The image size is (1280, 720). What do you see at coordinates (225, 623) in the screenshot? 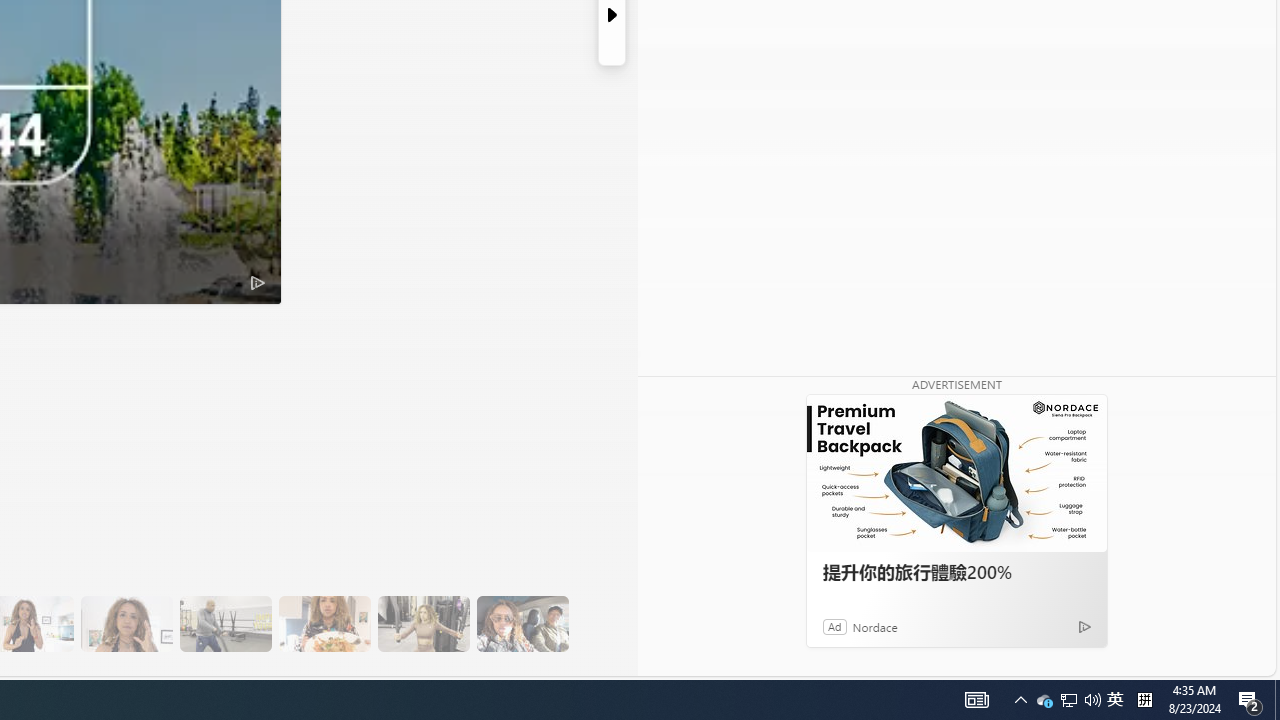
I see `'13 Her Husband Does Group Cardio Classs'` at bounding box center [225, 623].